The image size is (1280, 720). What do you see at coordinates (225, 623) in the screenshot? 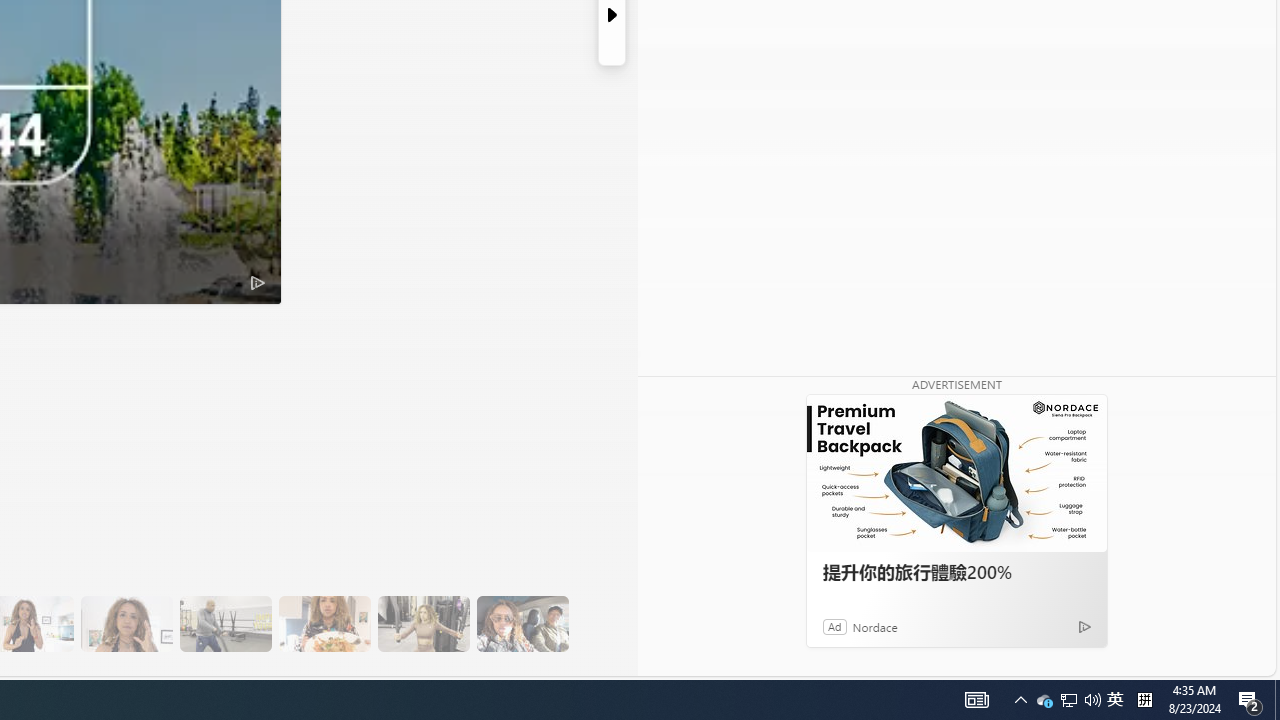
I see `'13 Her Husband Does Group Cardio Classs'` at bounding box center [225, 623].